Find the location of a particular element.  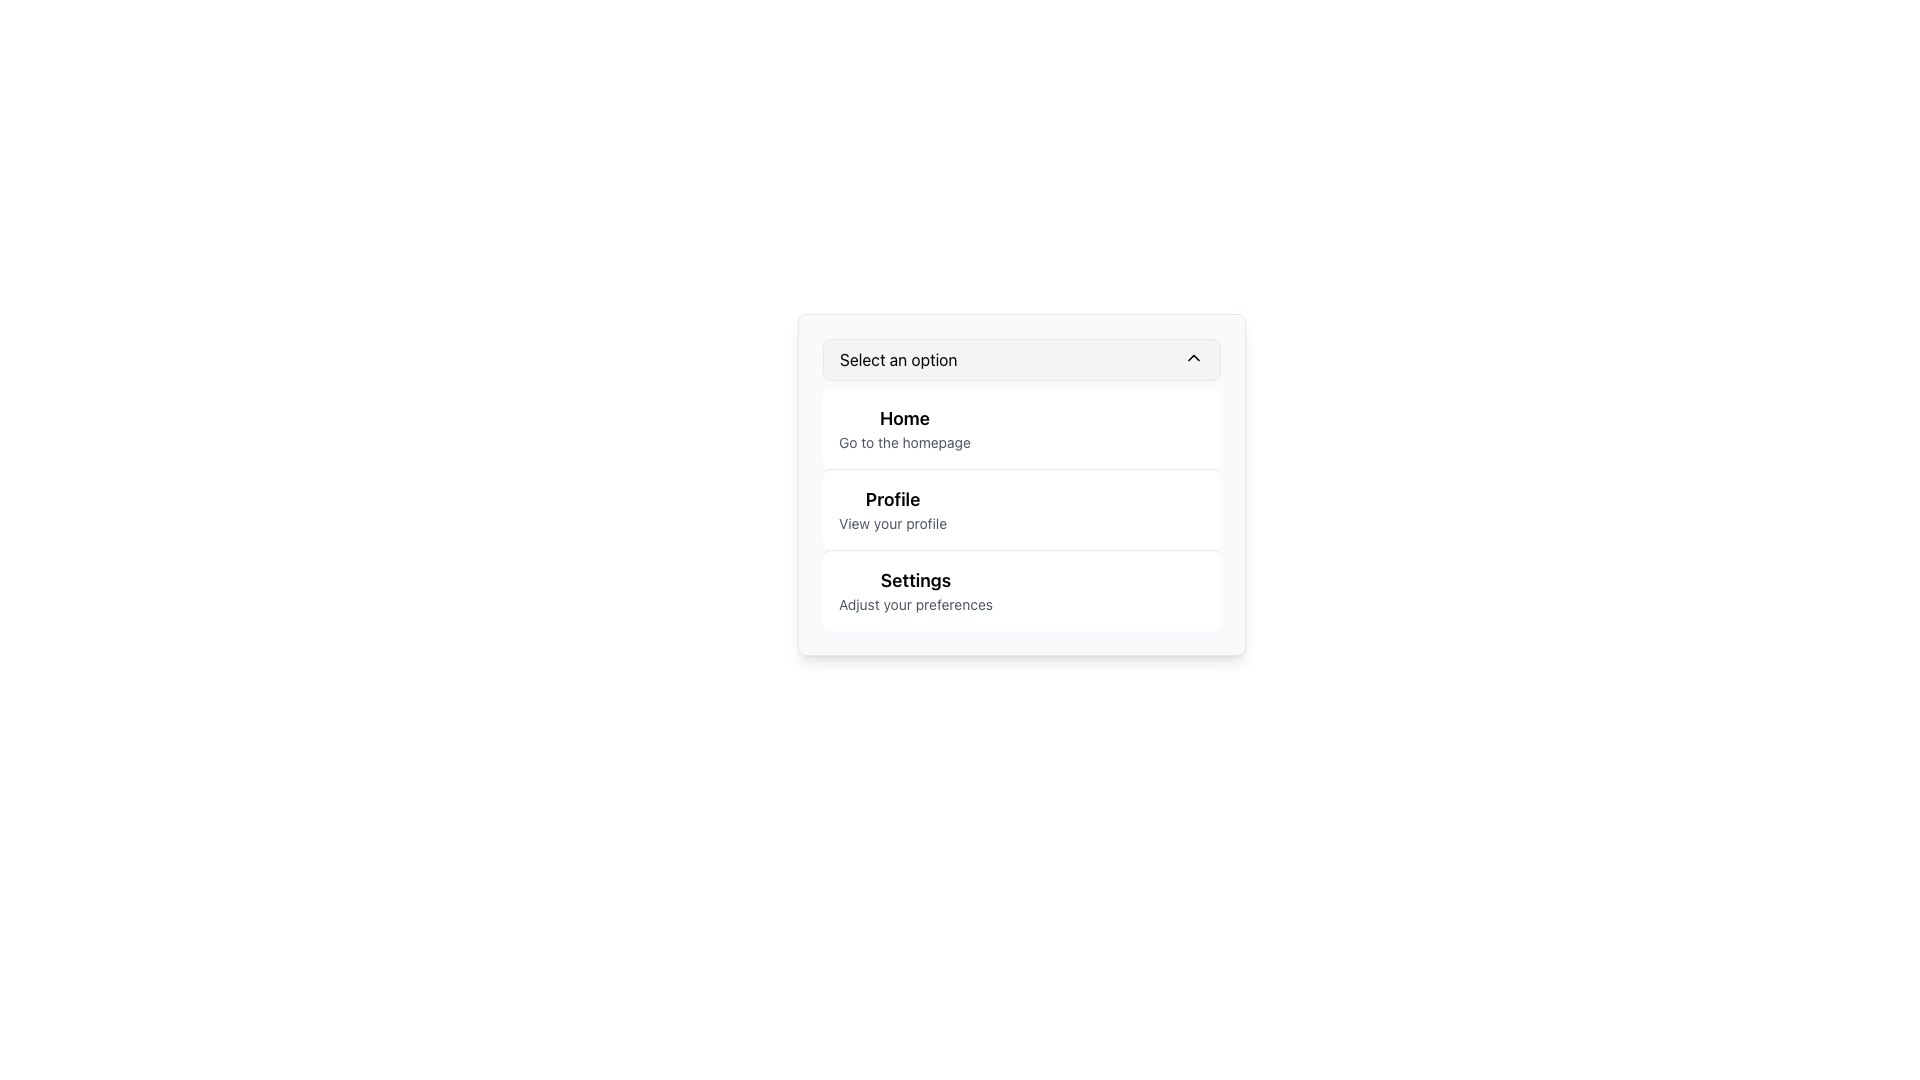

the Text Label element that contains the text 'View your profile', which is located below the title 'Profile' in a dropdown menu is located at coordinates (892, 523).